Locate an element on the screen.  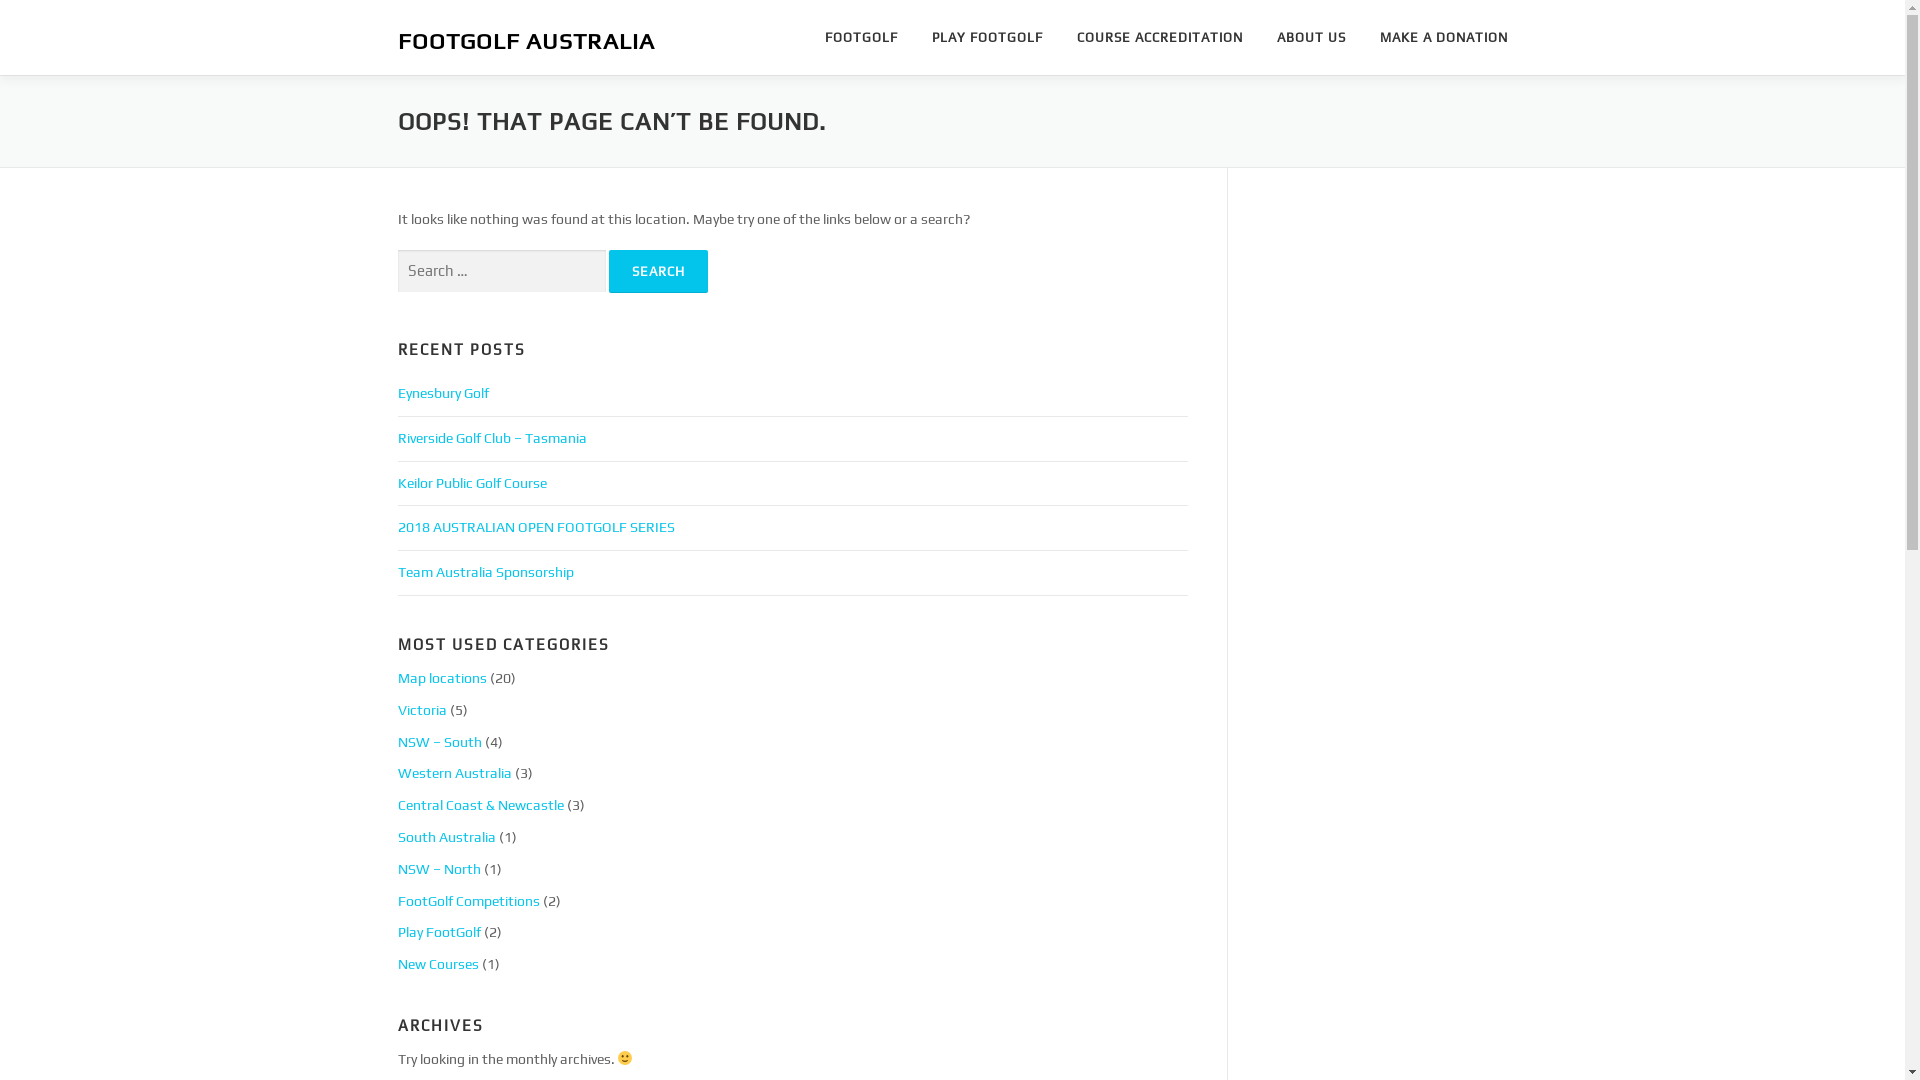
'FootGolf Competitions' is located at coordinates (468, 901).